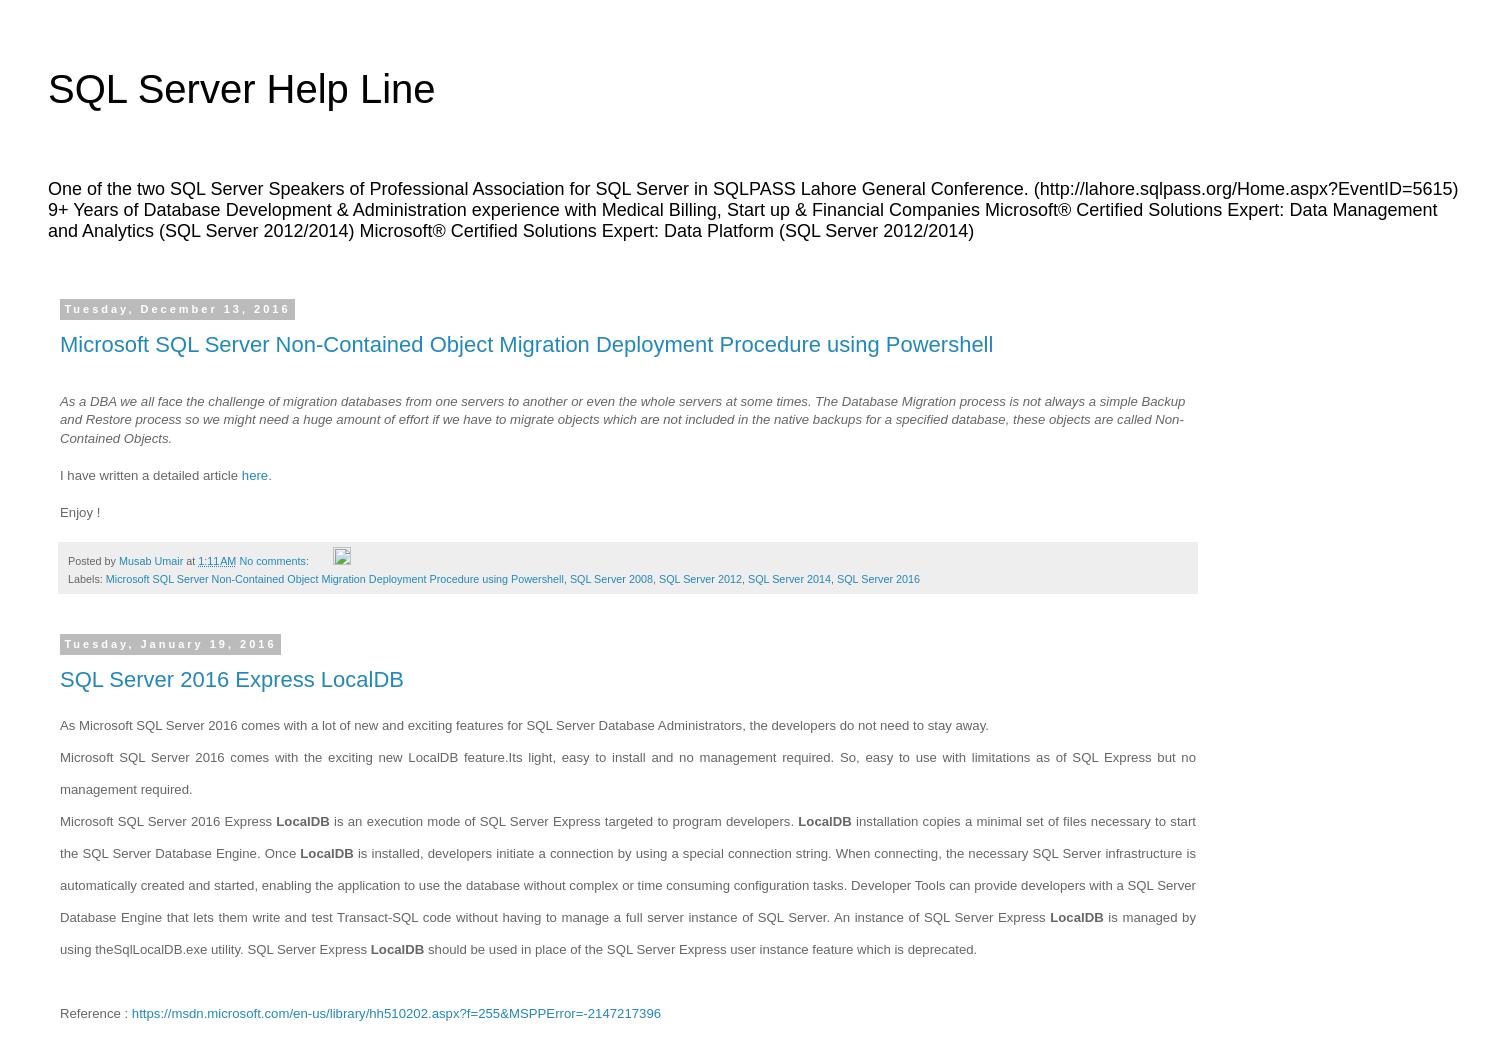 Image resolution: width=1508 pixels, height=1053 pixels. Describe the element at coordinates (197, 560) in the screenshot. I see `'1:11 AM'` at that location.